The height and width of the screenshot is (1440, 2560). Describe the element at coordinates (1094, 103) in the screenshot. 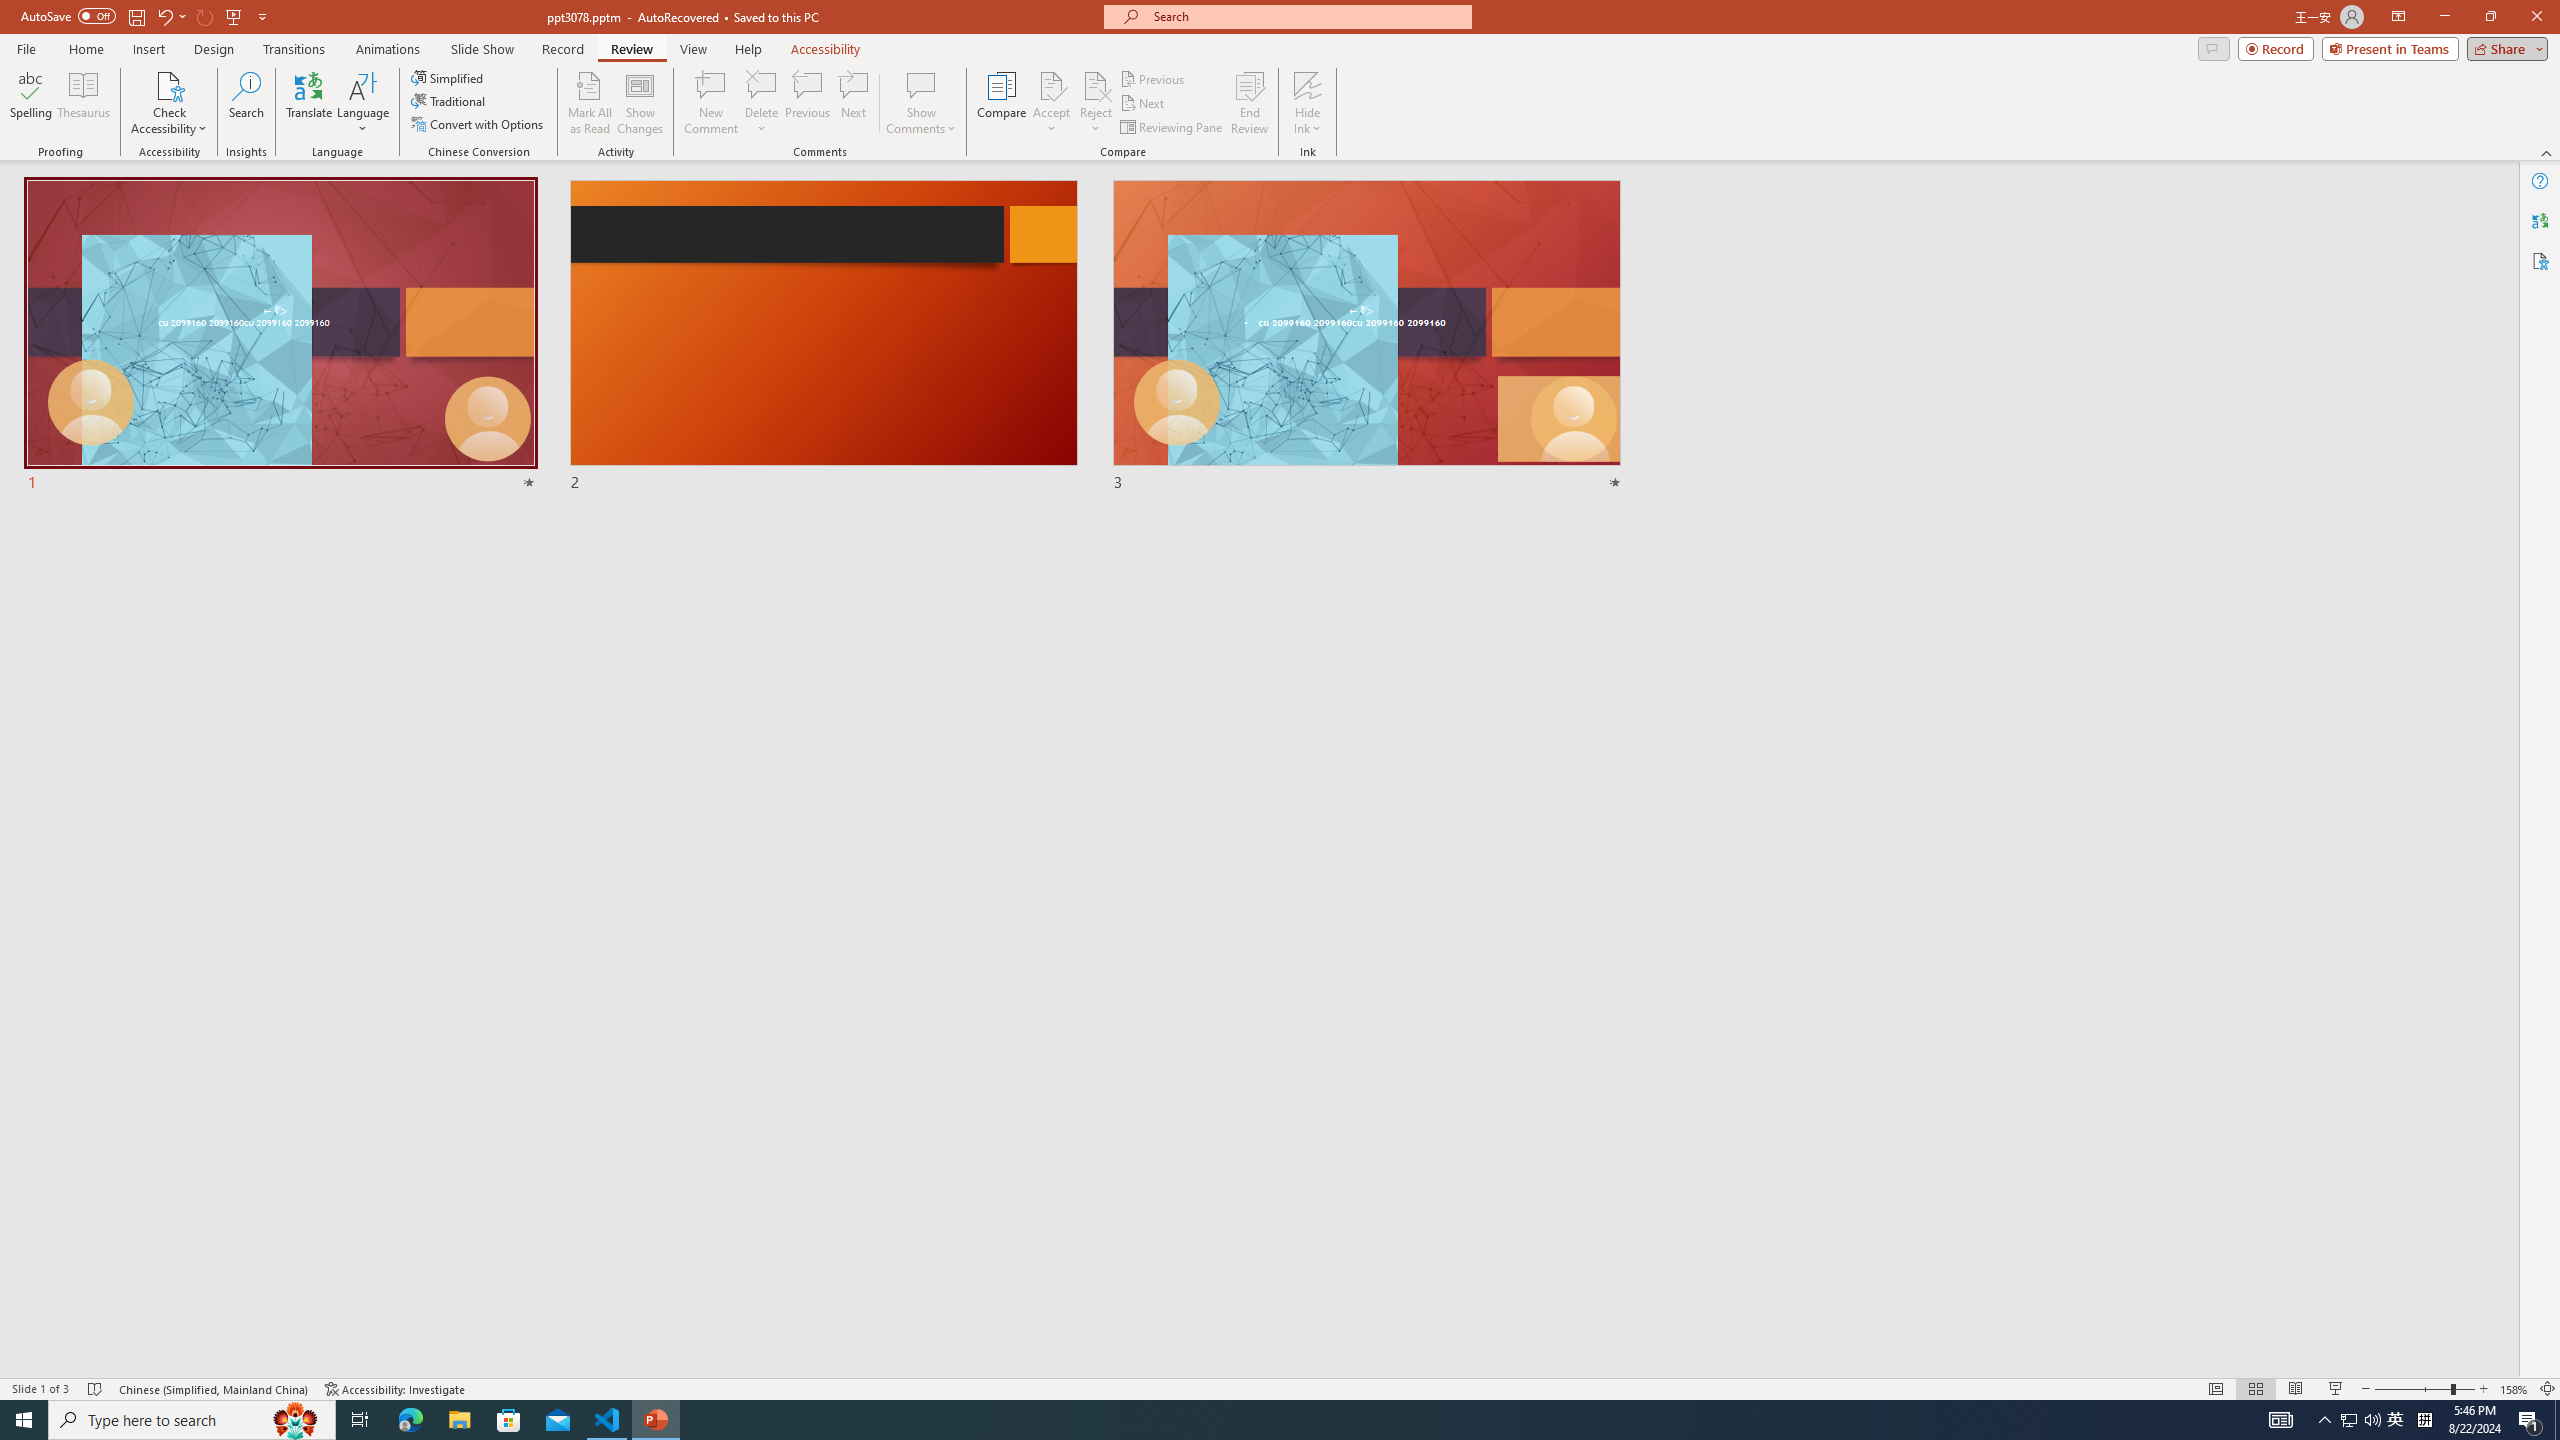

I see `'Reject'` at that location.